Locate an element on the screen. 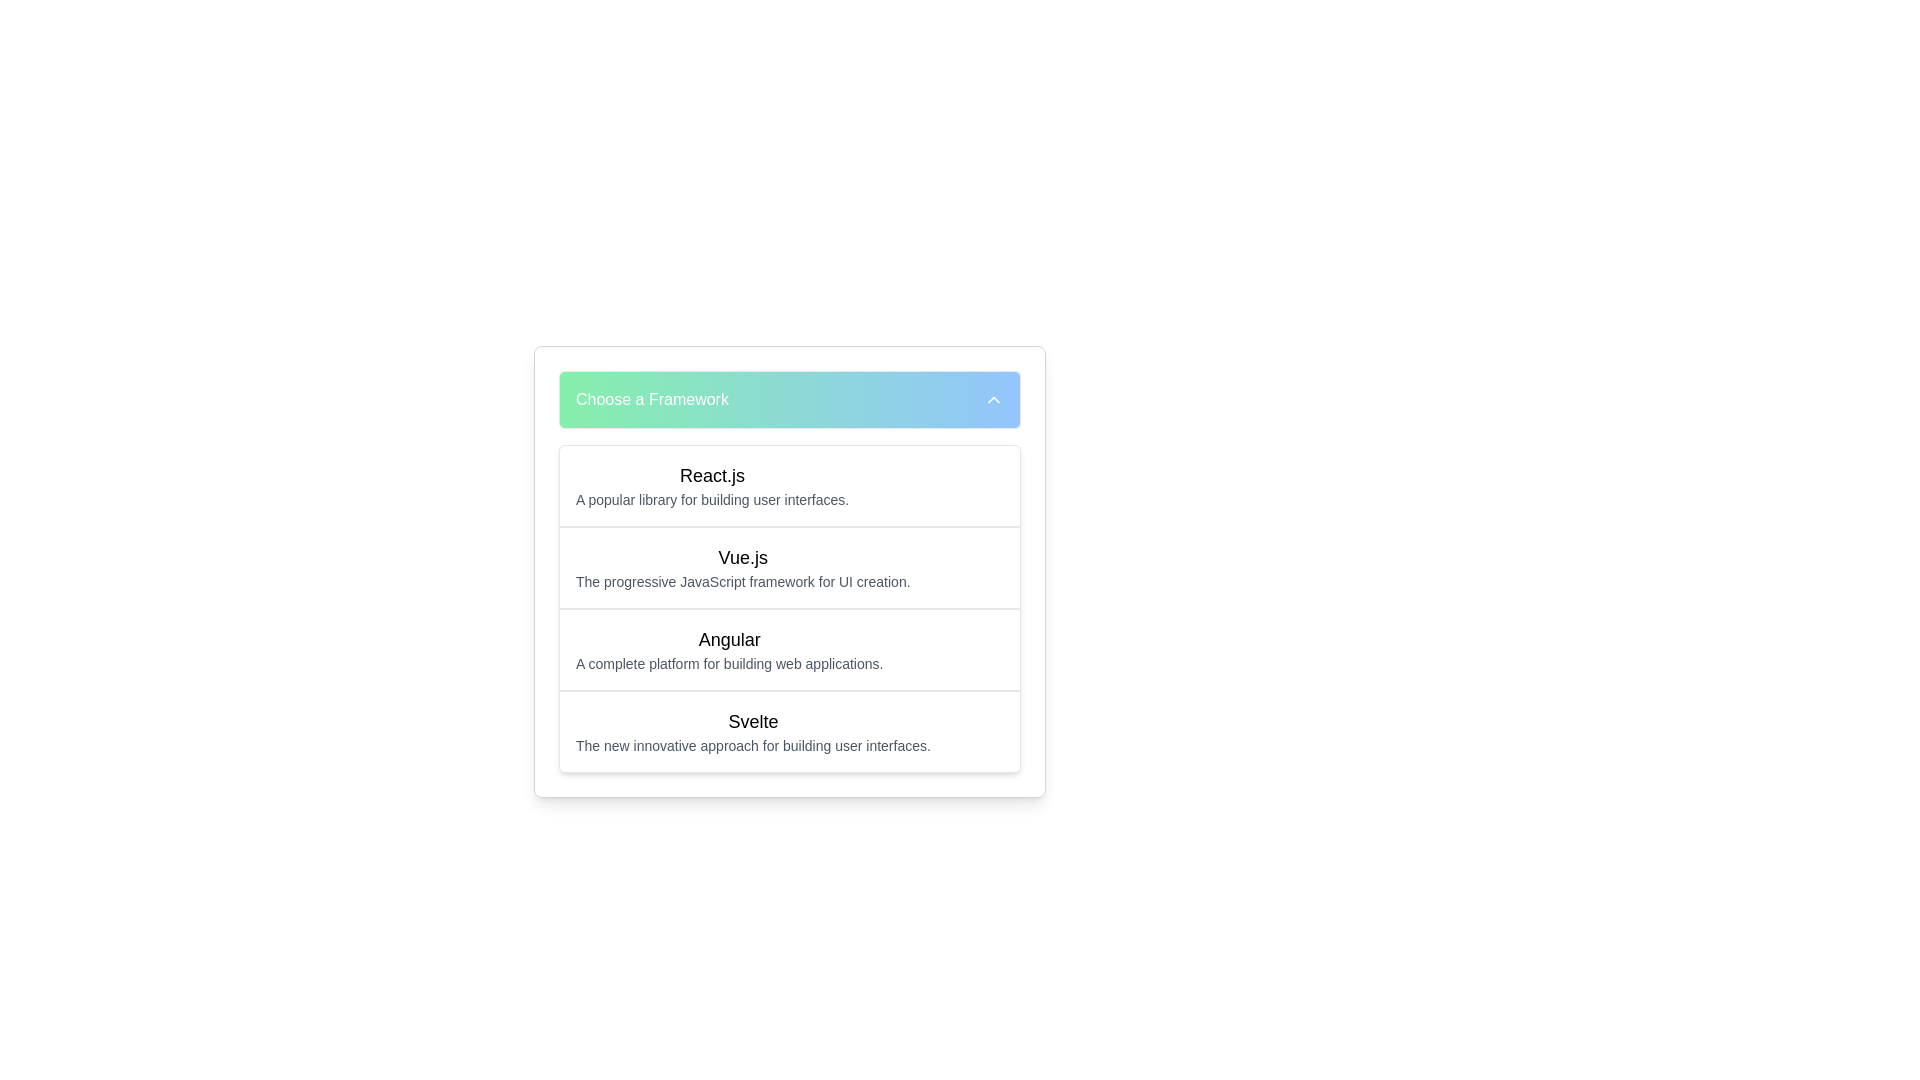 The image size is (1920, 1080). the text-based selectable item displaying 'Angular' is located at coordinates (728, 650).